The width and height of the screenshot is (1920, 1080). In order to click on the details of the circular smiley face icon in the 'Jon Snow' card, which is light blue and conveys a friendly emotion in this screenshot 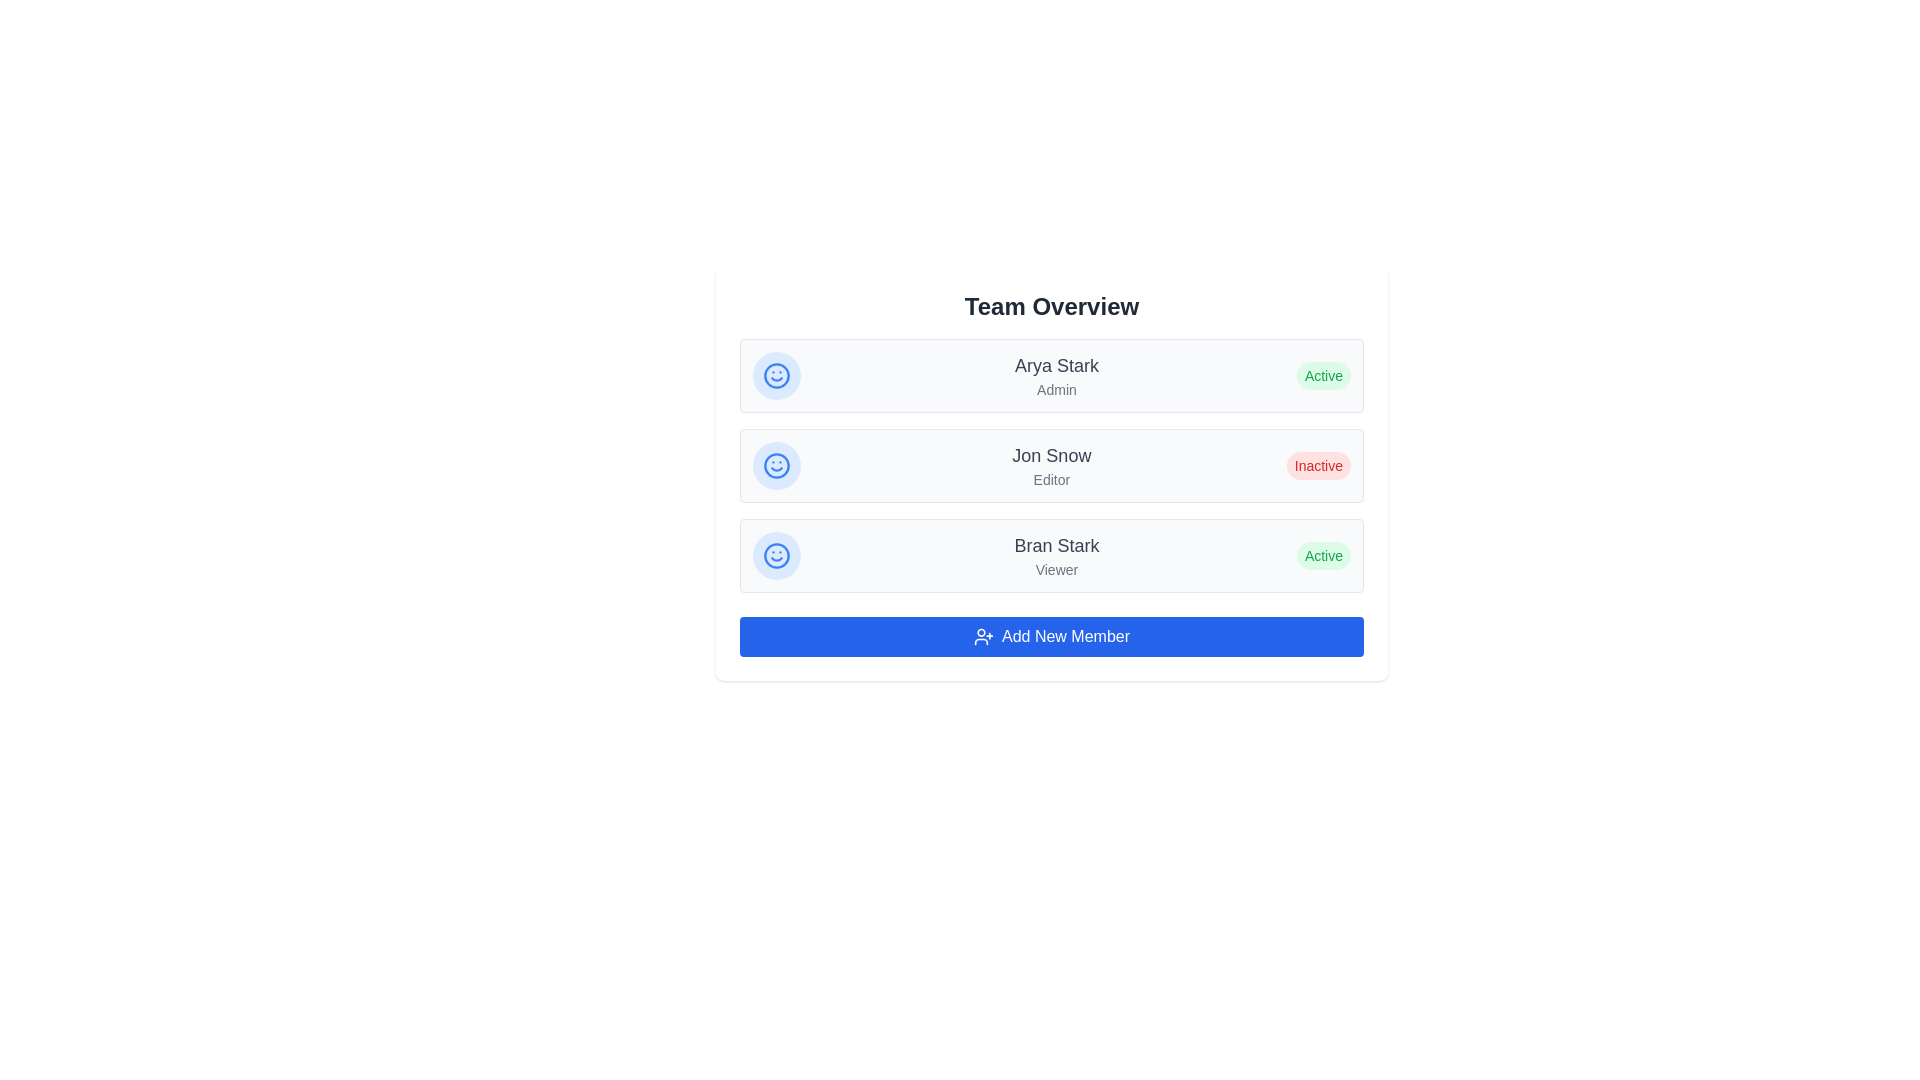, I will do `click(776, 466)`.